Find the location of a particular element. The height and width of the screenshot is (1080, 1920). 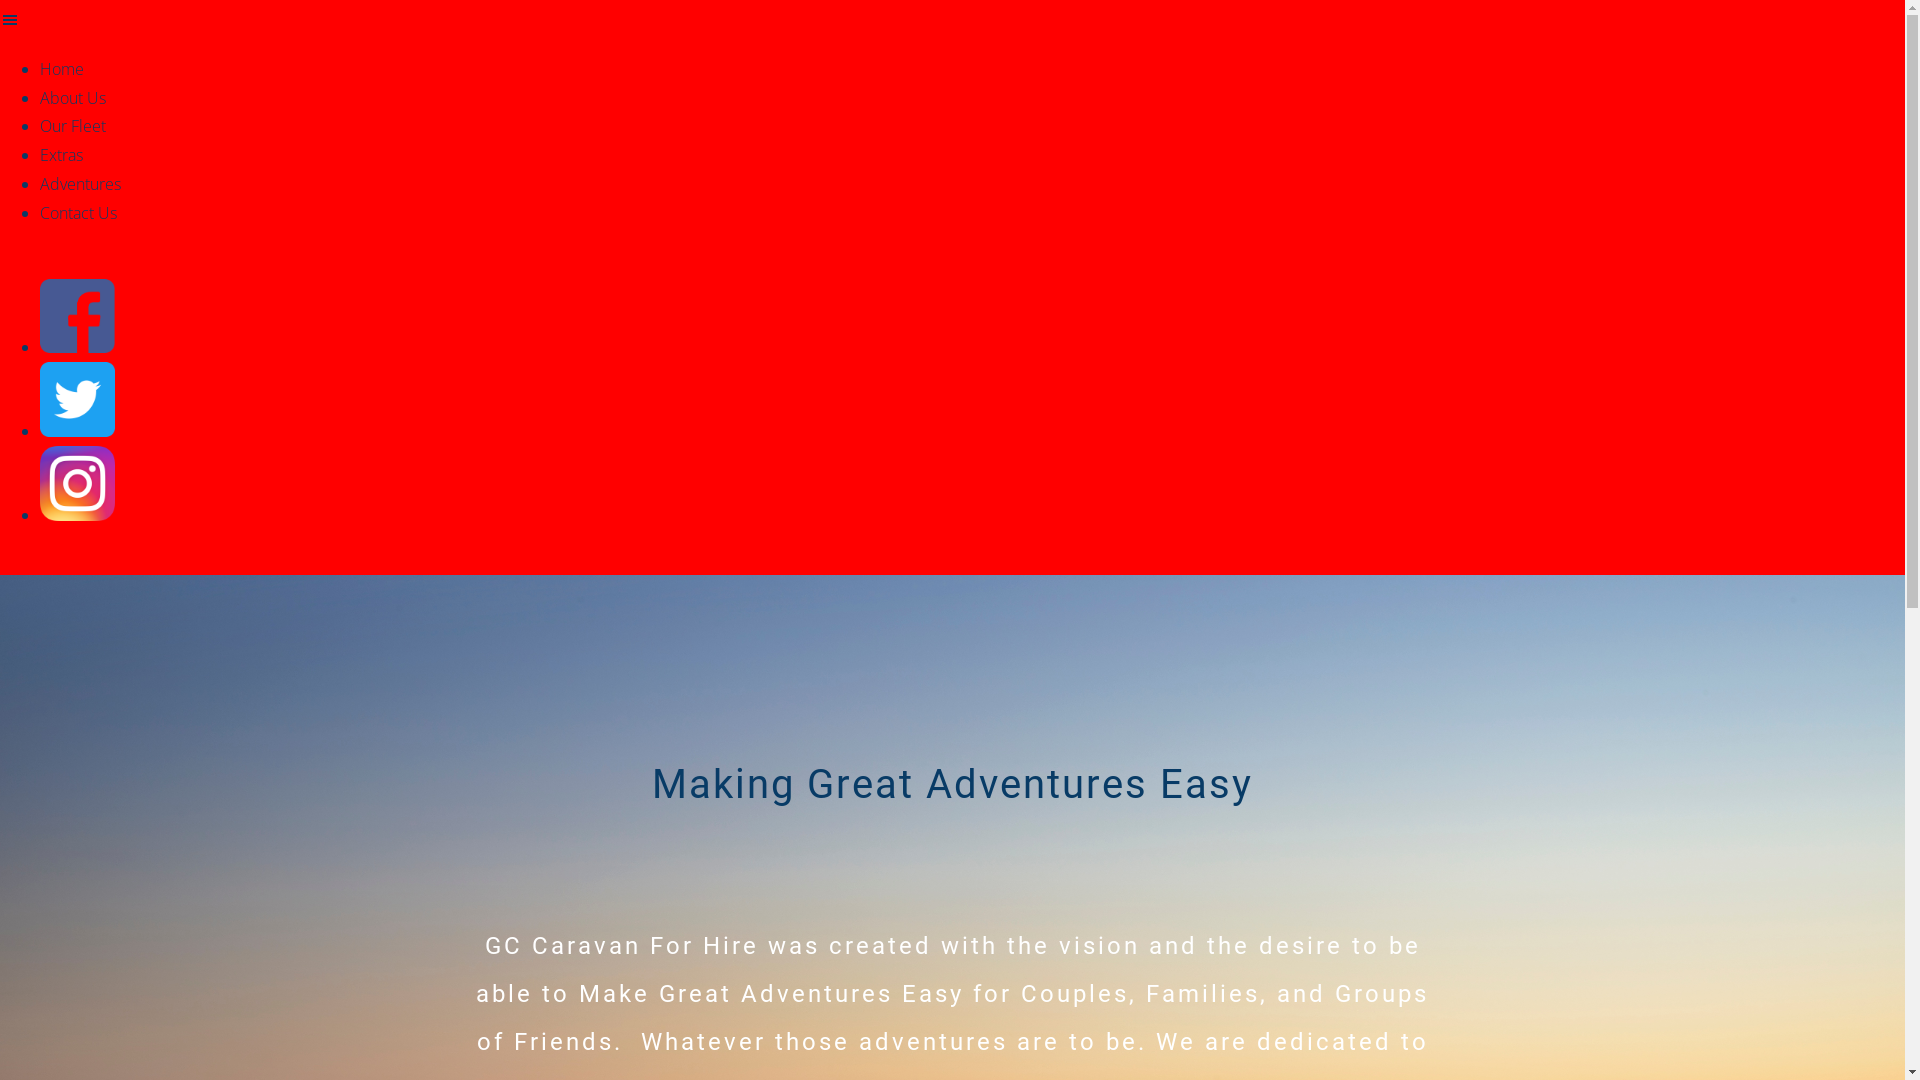

'Contact Us' is located at coordinates (78, 212).